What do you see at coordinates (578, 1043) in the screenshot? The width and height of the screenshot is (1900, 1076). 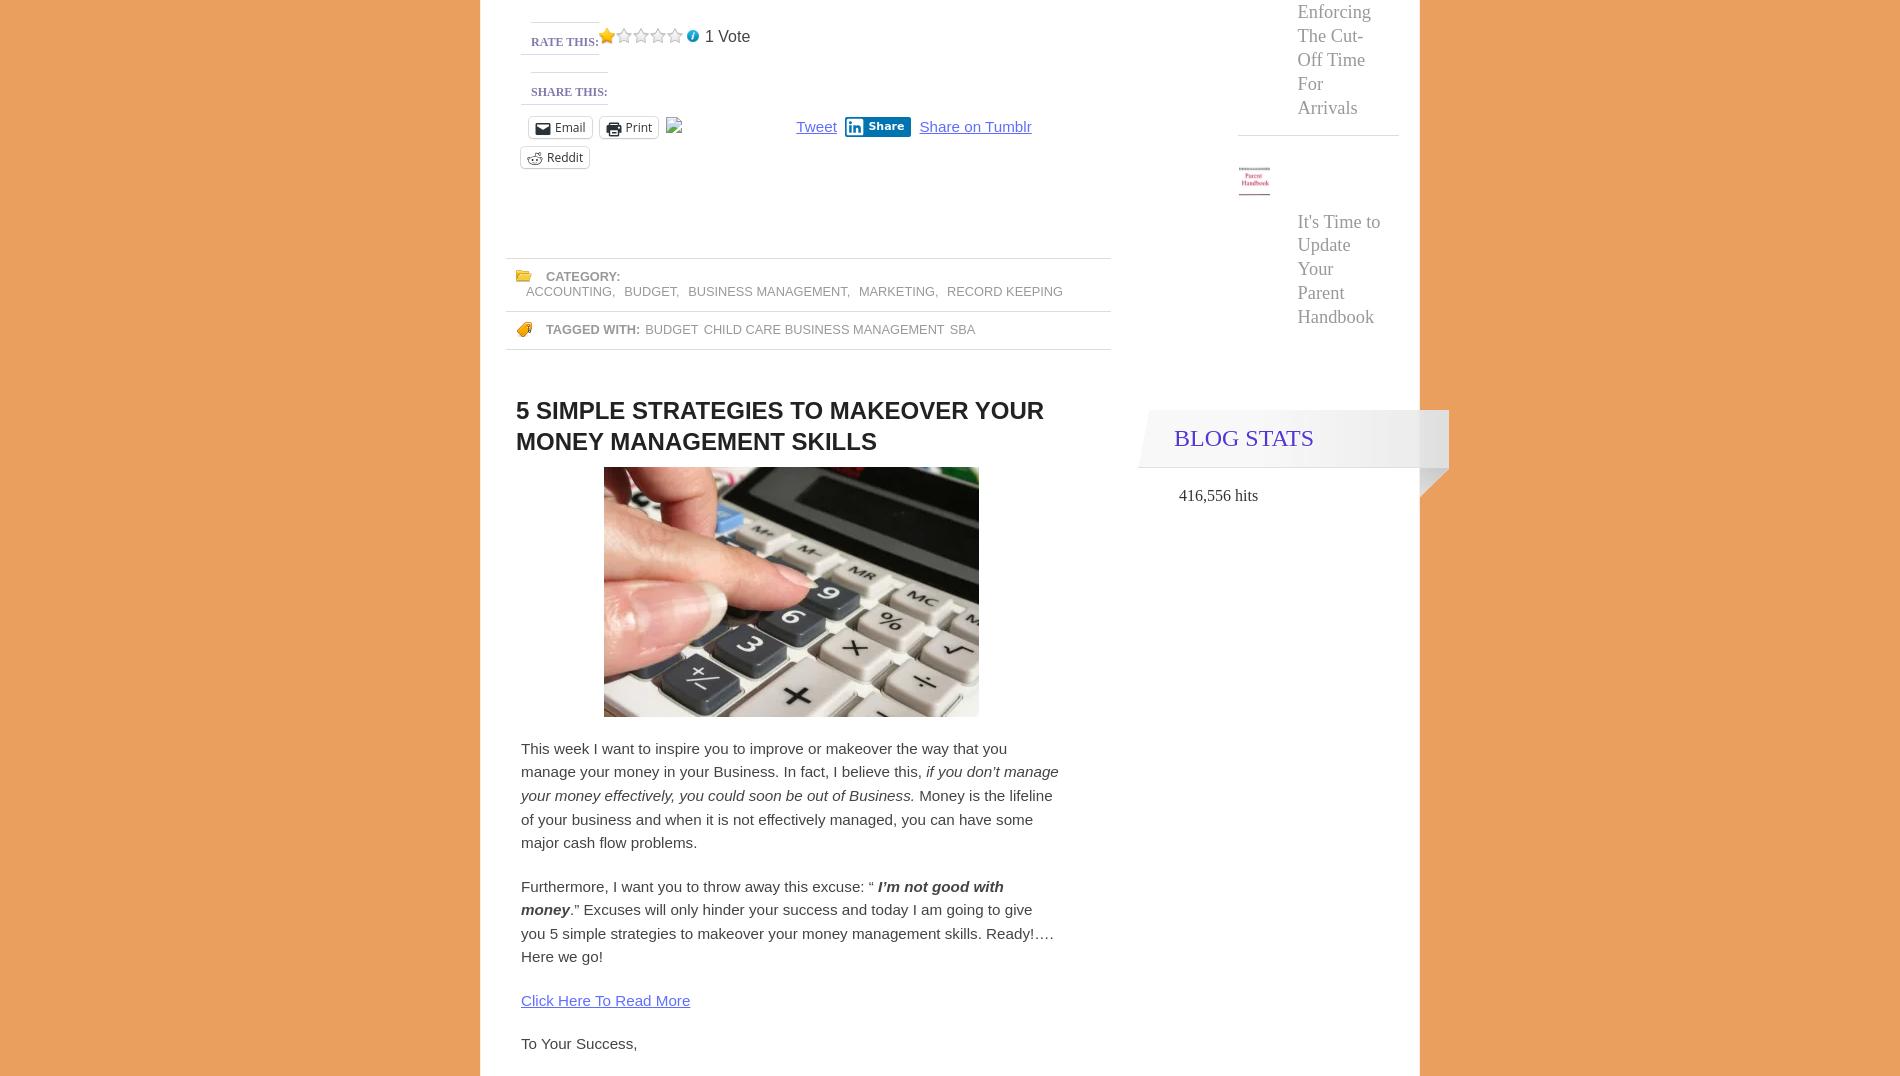 I see `'To Your Success,'` at bounding box center [578, 1043].